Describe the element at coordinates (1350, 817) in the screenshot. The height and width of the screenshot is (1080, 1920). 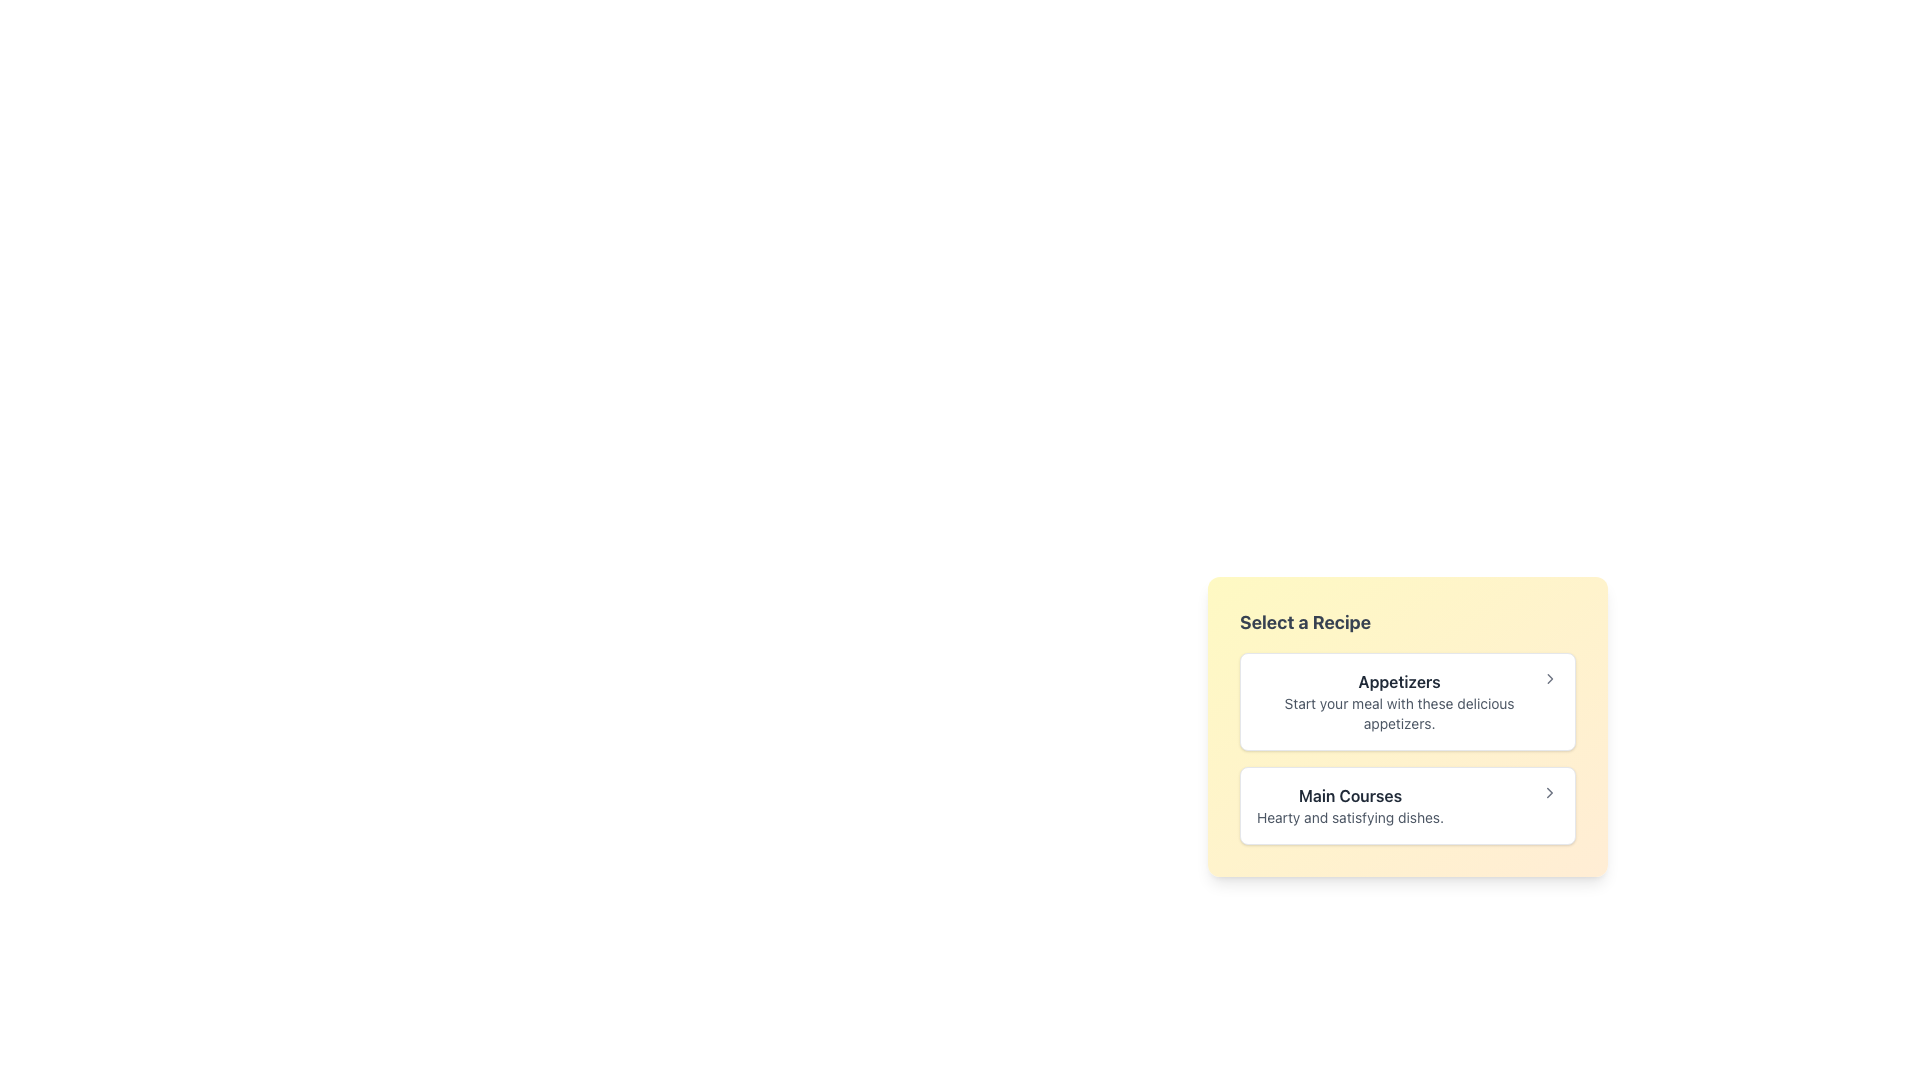
I see `text label that serves as a short description for the 'Main Courses' section, positioned below the 'Main Courses' heading in the right-central card layout` at that location.